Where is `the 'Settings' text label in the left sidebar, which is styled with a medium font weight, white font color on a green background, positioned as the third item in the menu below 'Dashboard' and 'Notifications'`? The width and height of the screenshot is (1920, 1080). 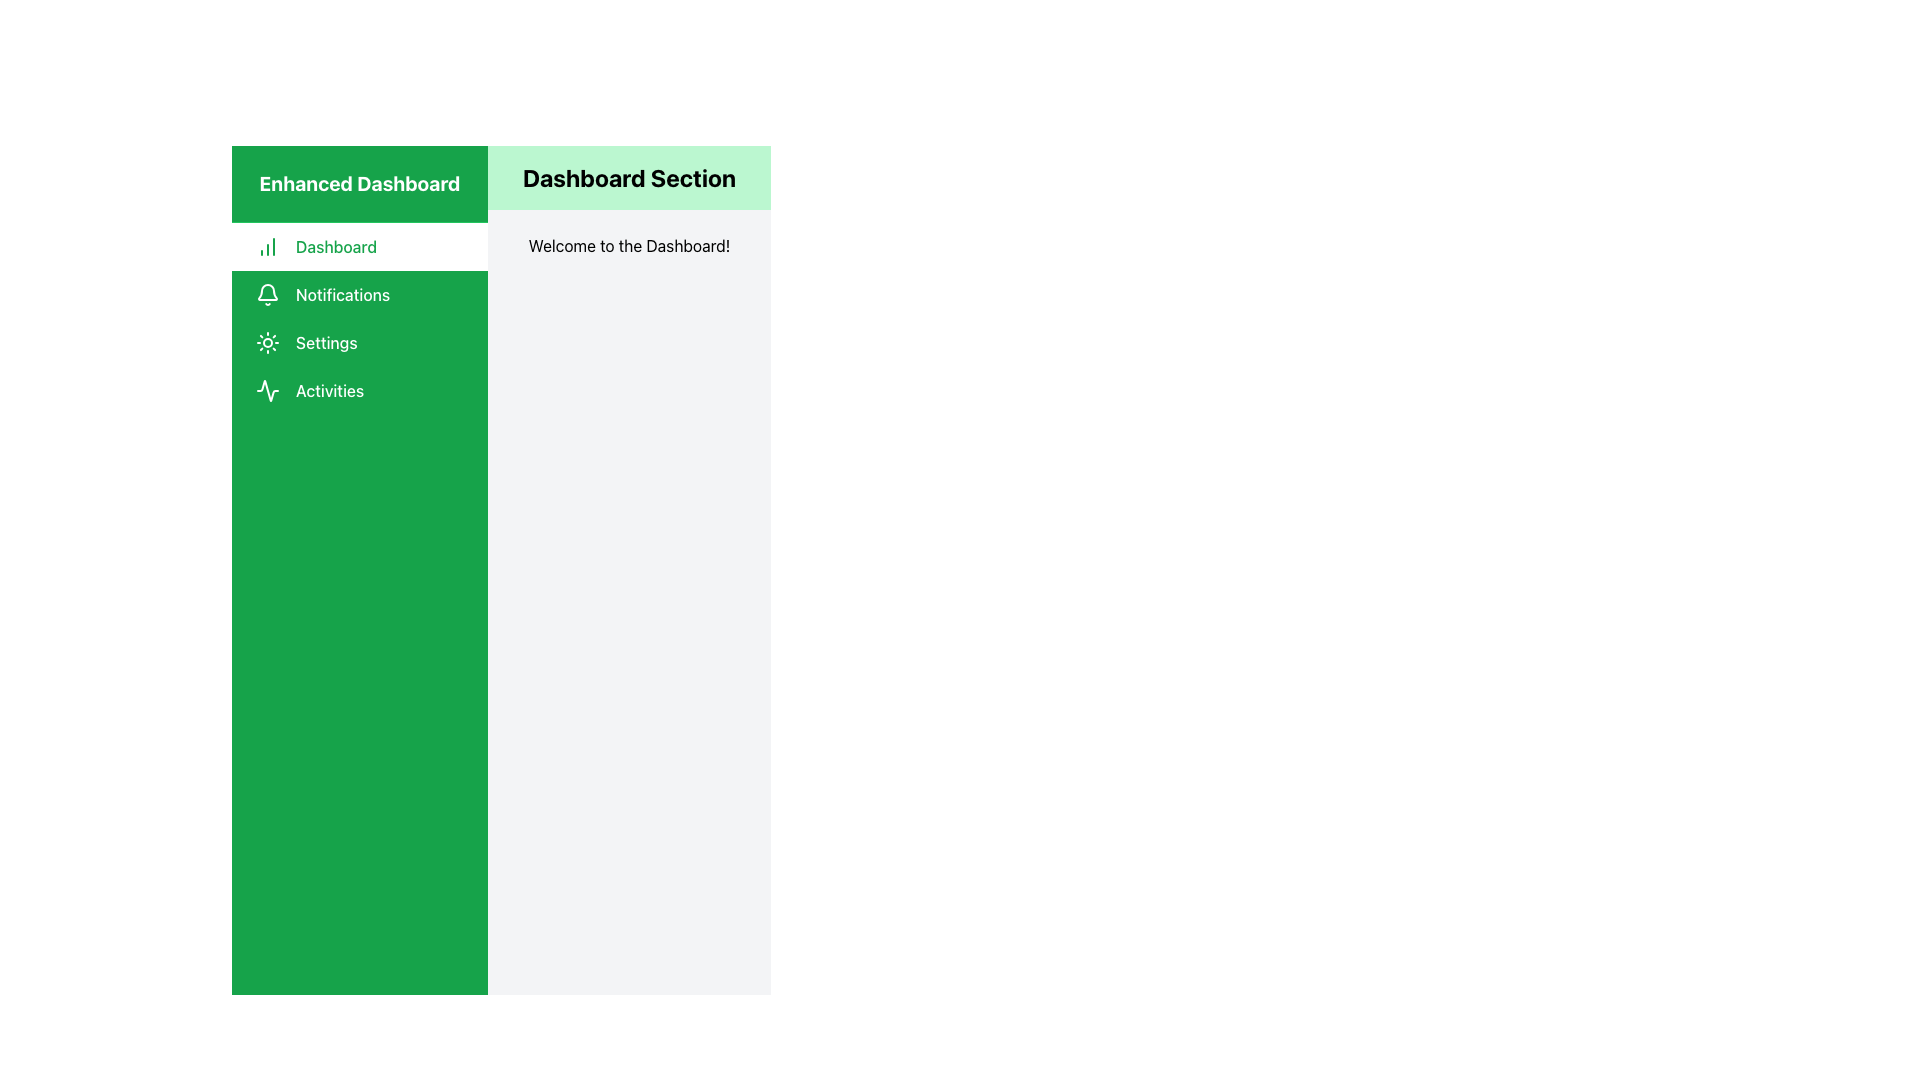
the 'Settings' text label in the left sidebar, which is styled with a medium font weight, white font color on a green background, positioned as the third item in the menu below 'Dashboard' and 'Notifications' is located at coordinates (326, 342).